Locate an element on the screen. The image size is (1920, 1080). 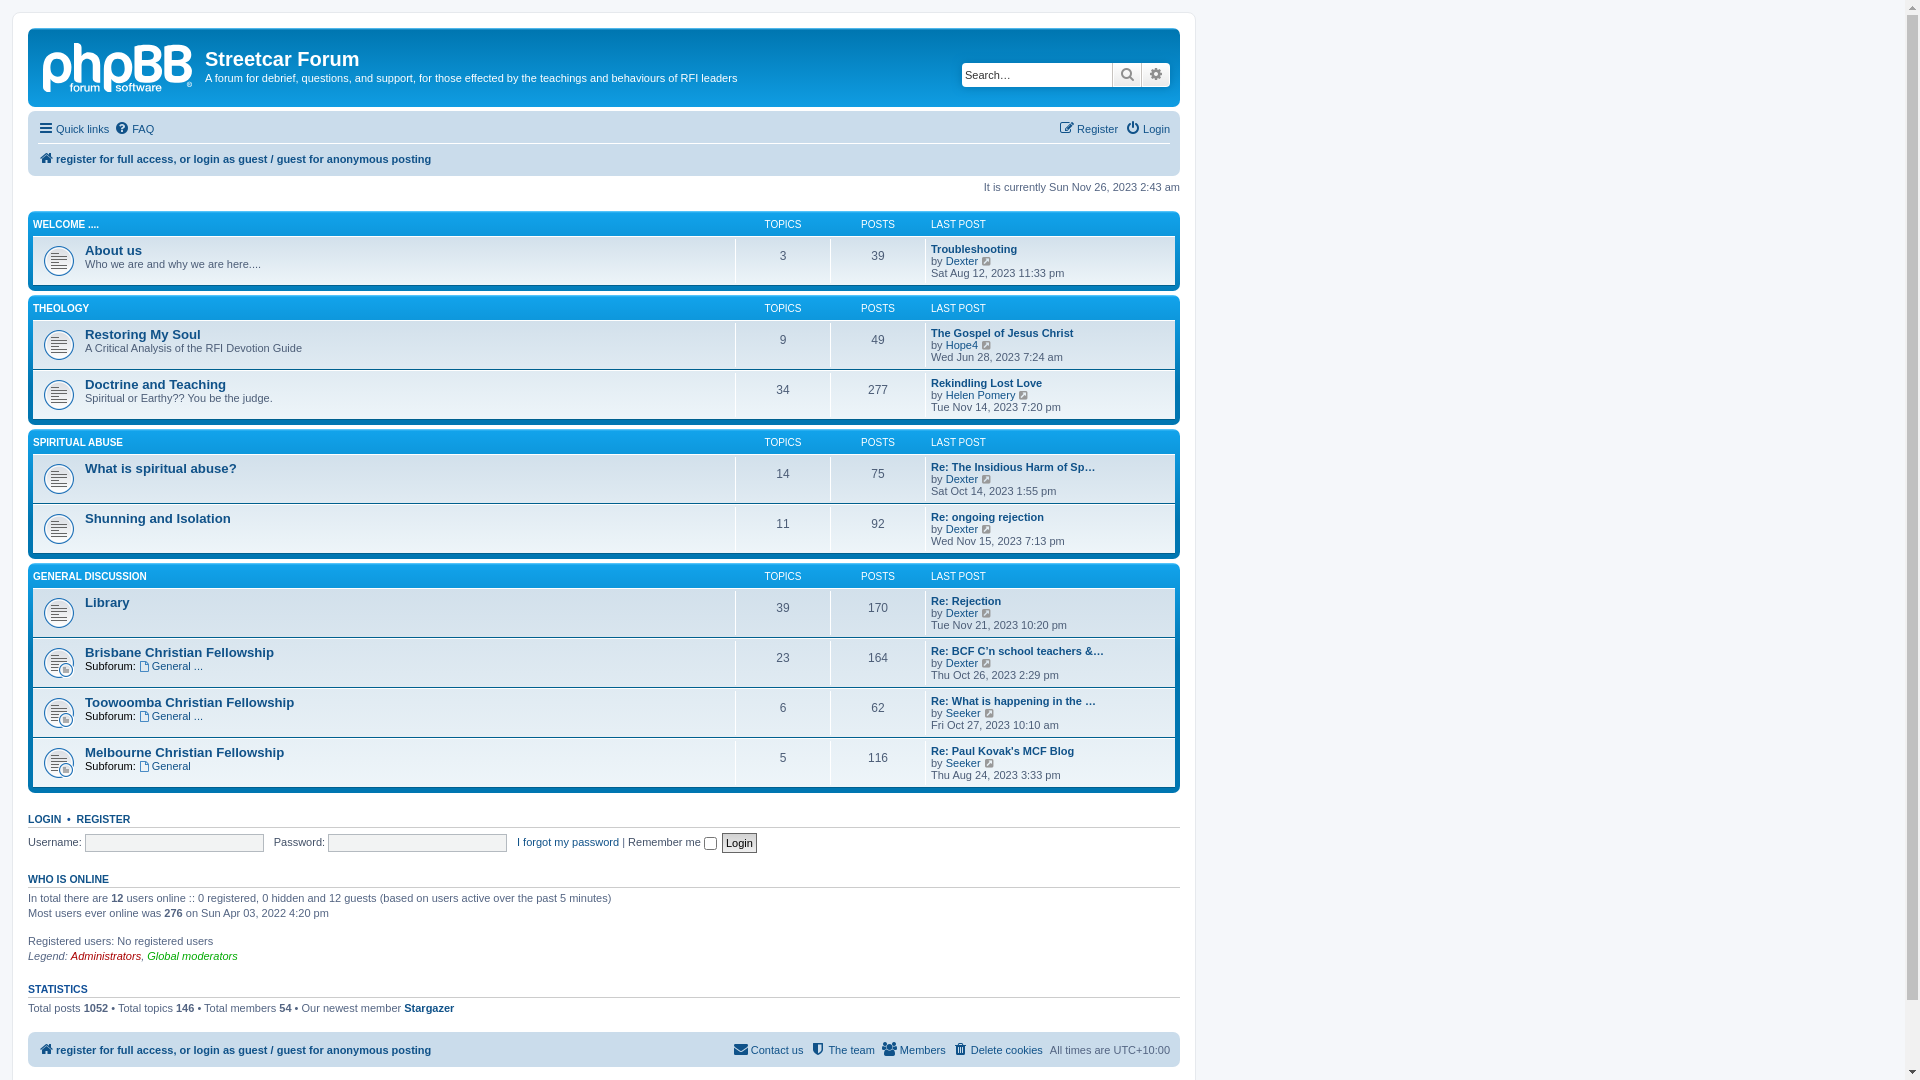
'SPIRITUAL ABUSE' is located at coordinates (77, 441).